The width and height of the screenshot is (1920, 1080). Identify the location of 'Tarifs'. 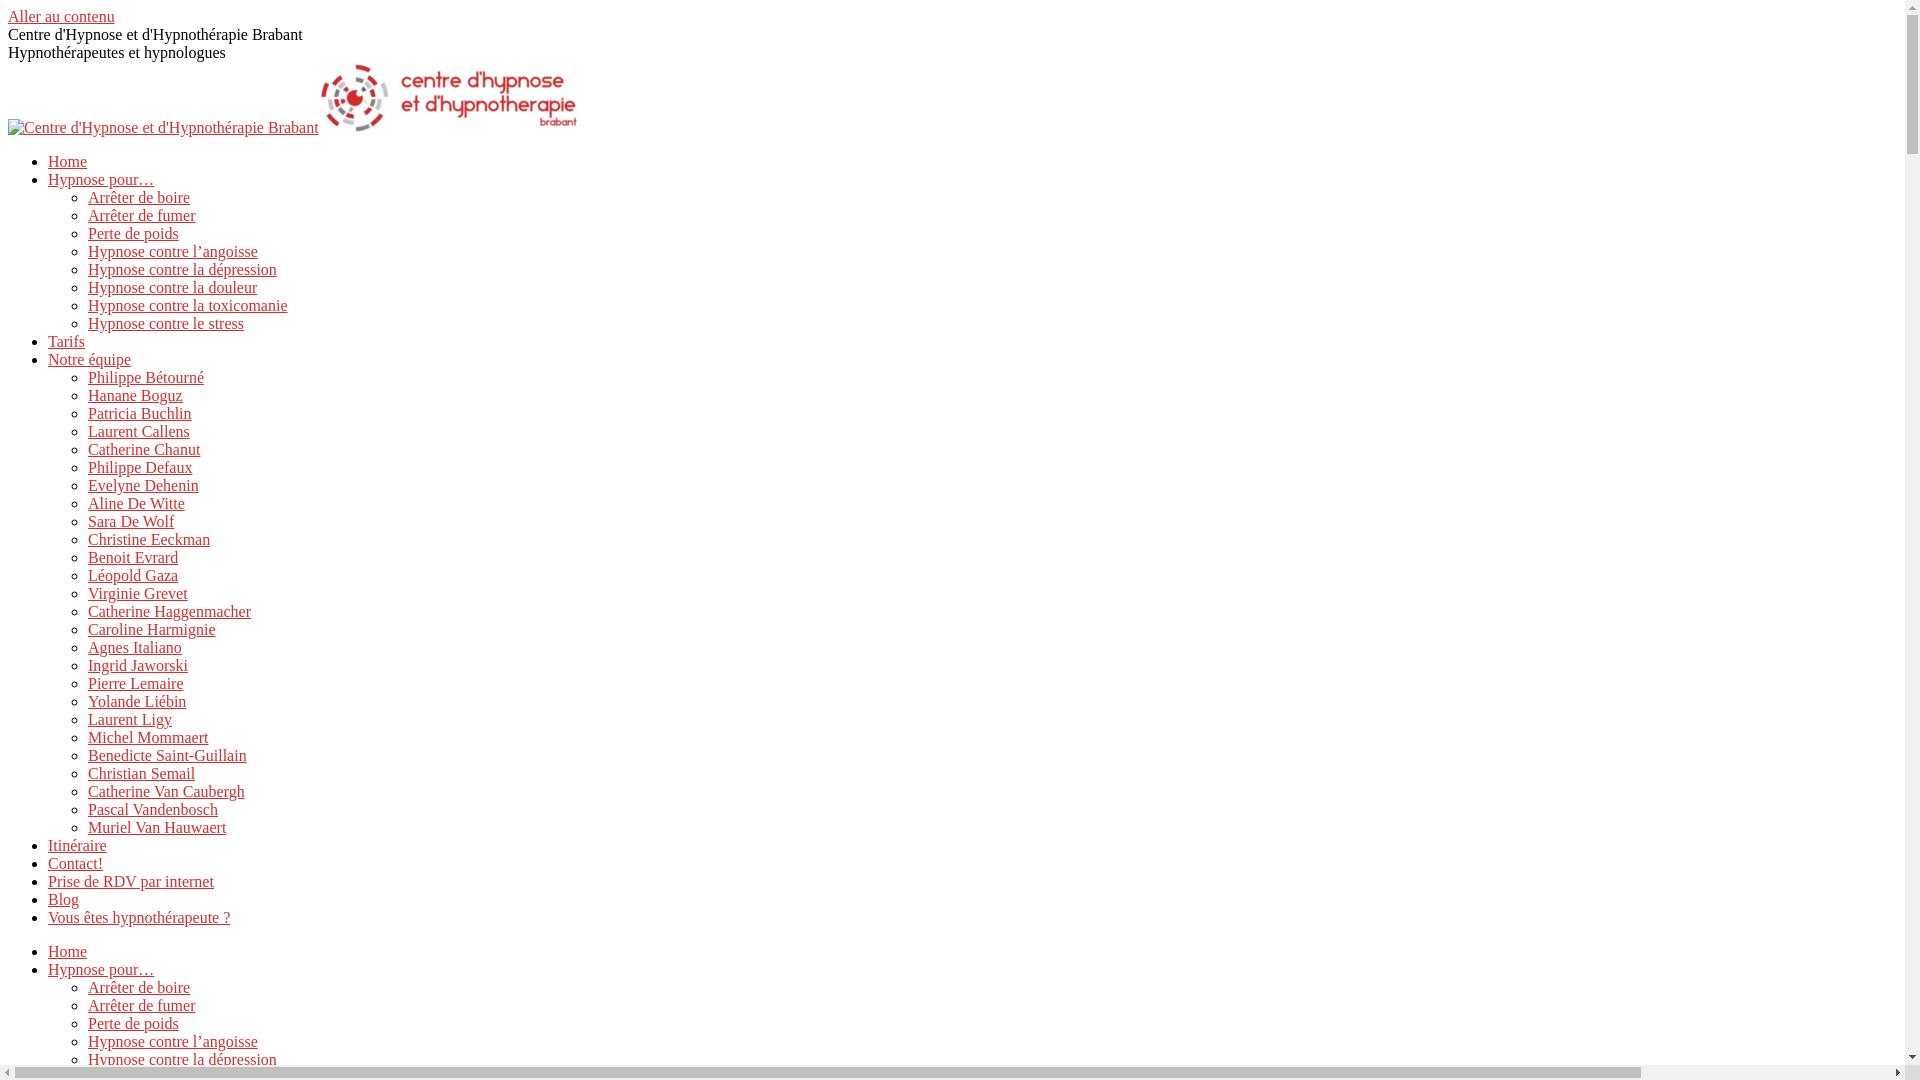
(66, 340).